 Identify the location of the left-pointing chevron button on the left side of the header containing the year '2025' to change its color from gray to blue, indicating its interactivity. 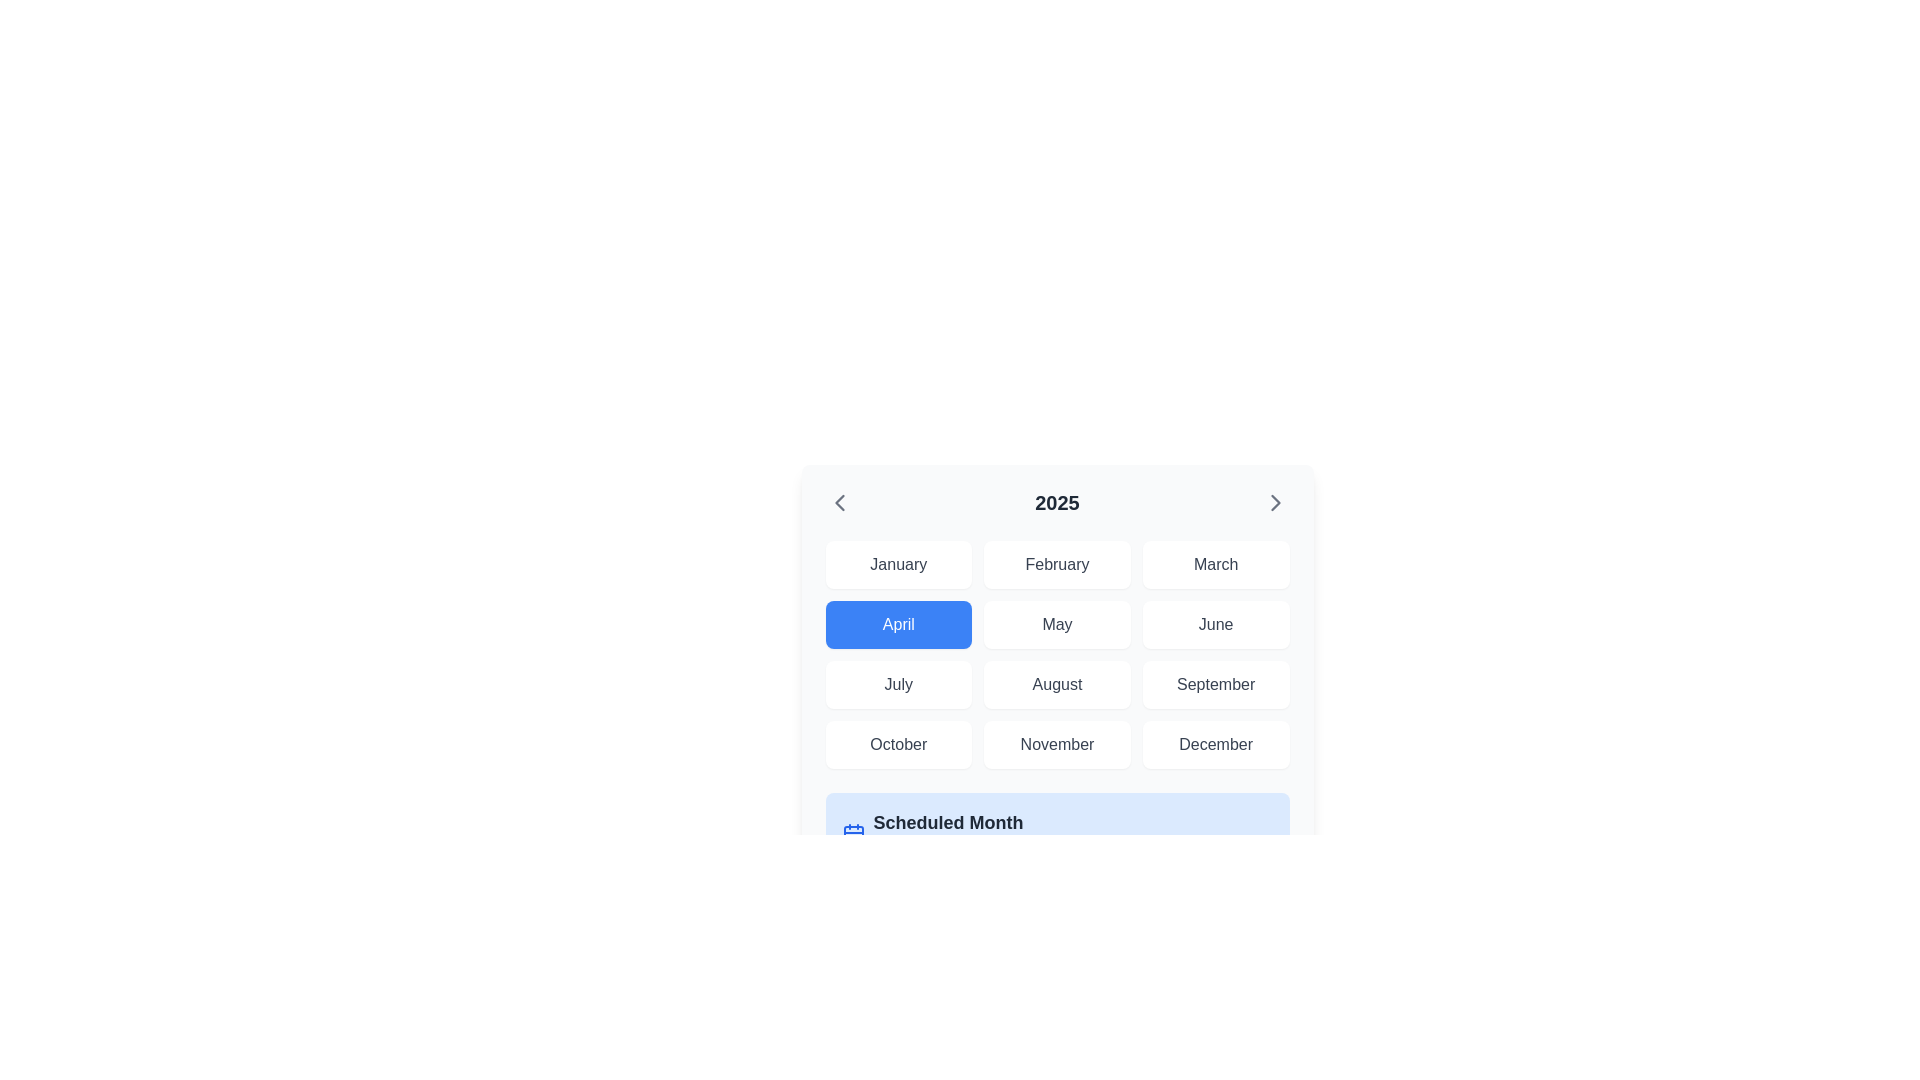
(839, 501).